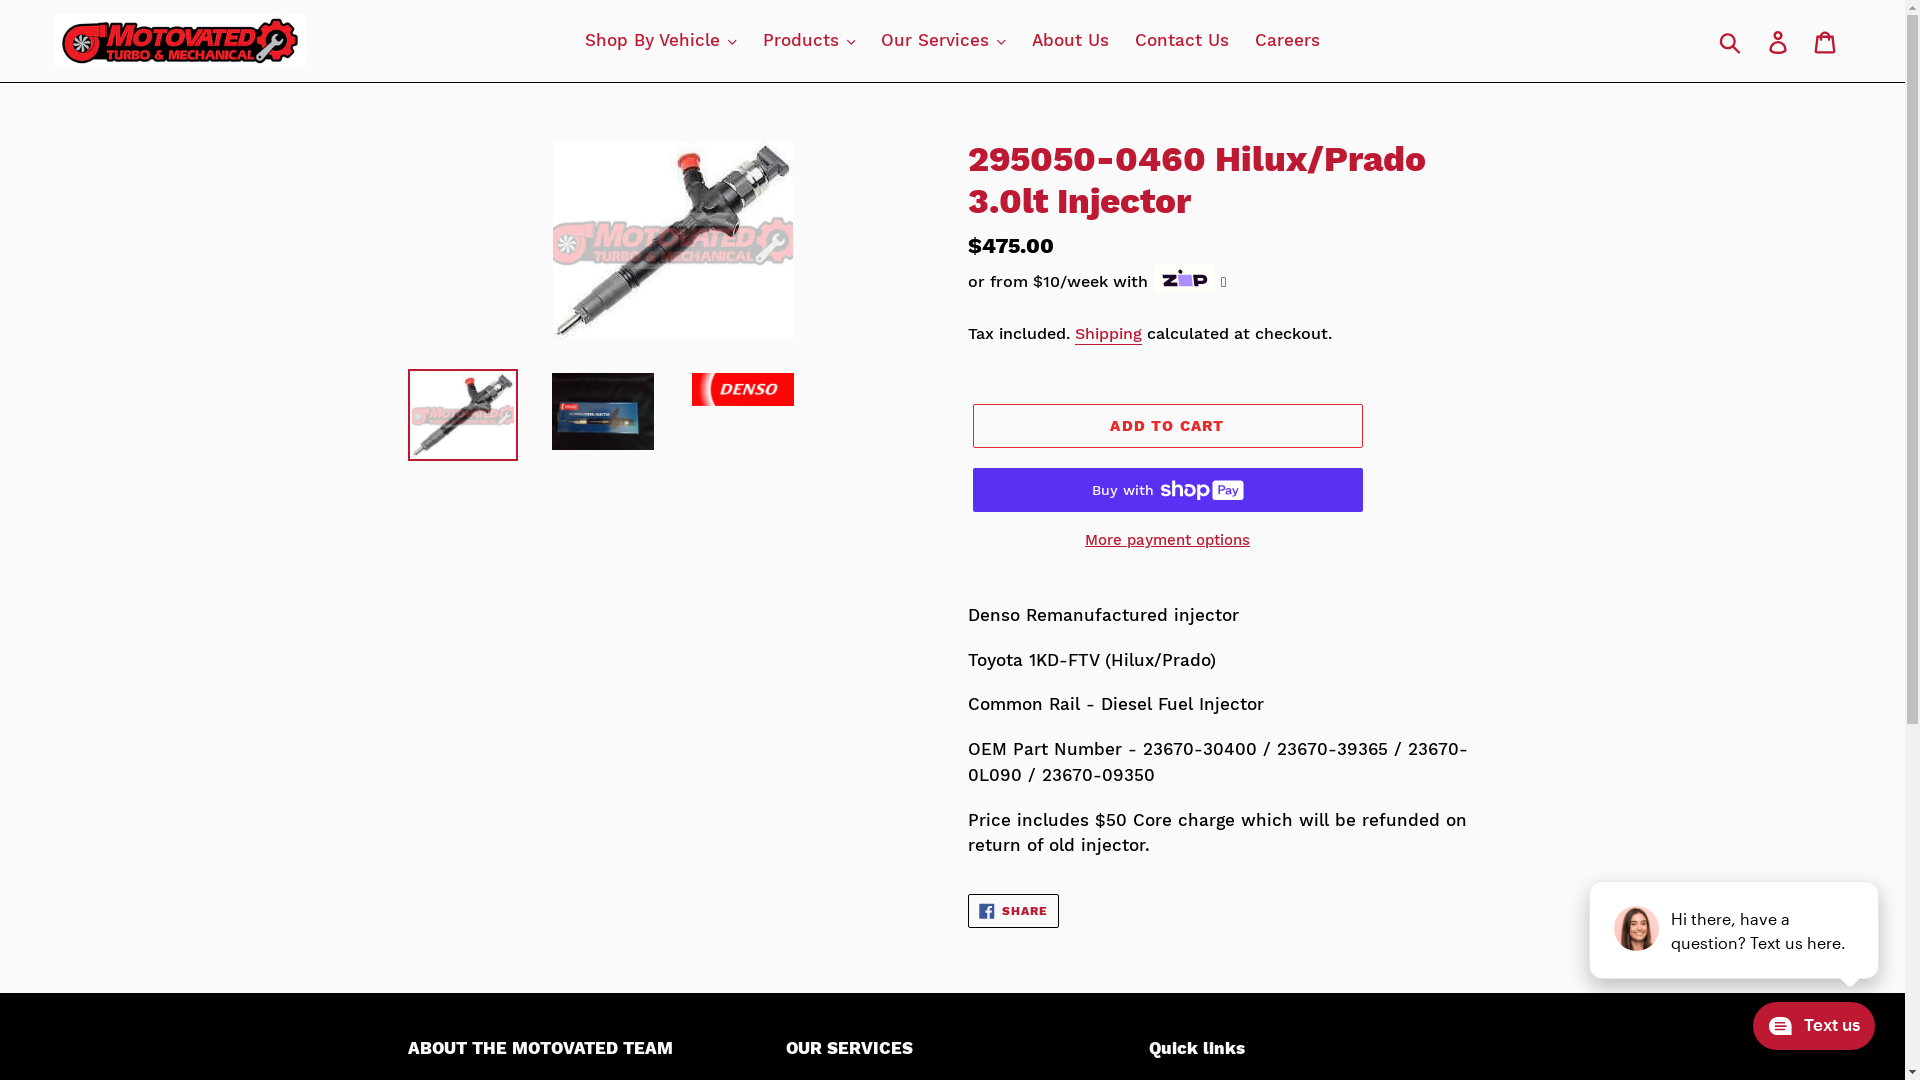 The image size is (1920, 1080). I want to click on 'podium webchat widget prompt', so click(1733, 929).